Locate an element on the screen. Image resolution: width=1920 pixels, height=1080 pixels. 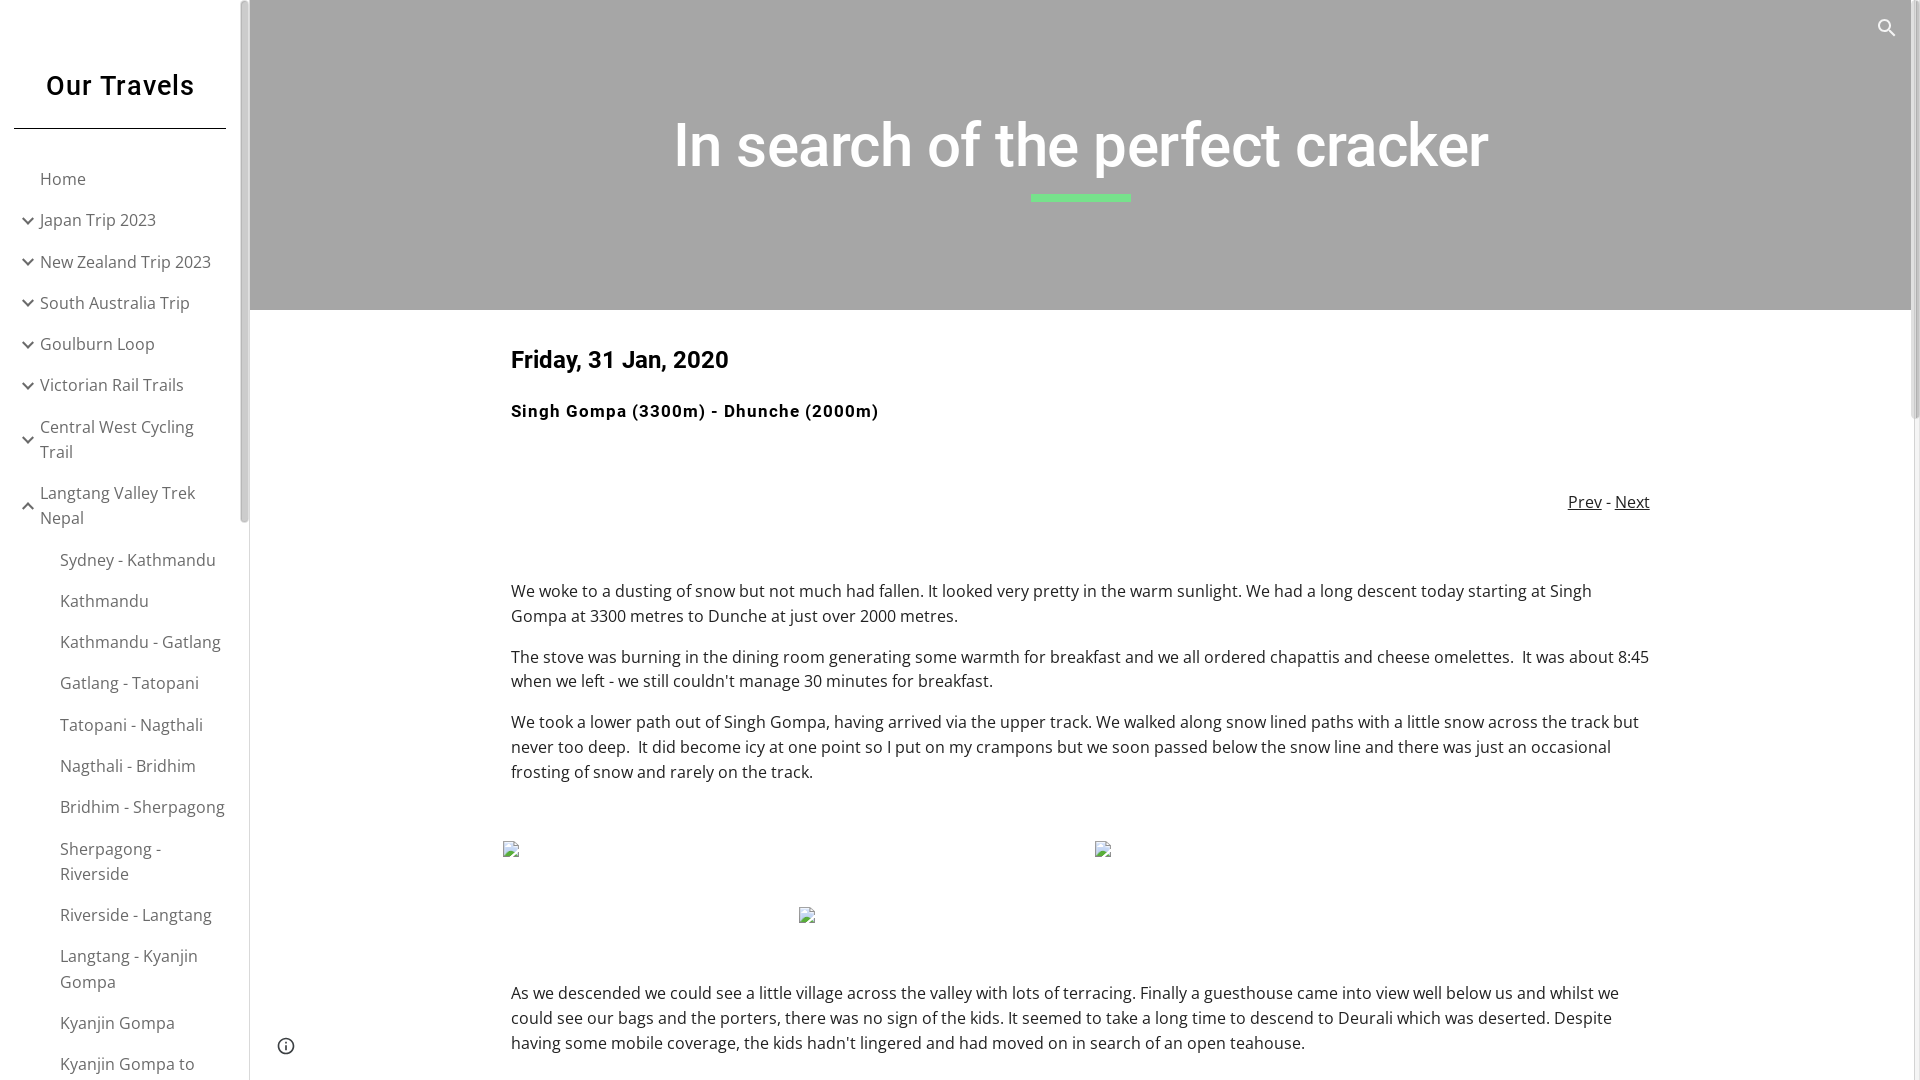
'Goulburn Loop' is located at coordinates (130, 343).